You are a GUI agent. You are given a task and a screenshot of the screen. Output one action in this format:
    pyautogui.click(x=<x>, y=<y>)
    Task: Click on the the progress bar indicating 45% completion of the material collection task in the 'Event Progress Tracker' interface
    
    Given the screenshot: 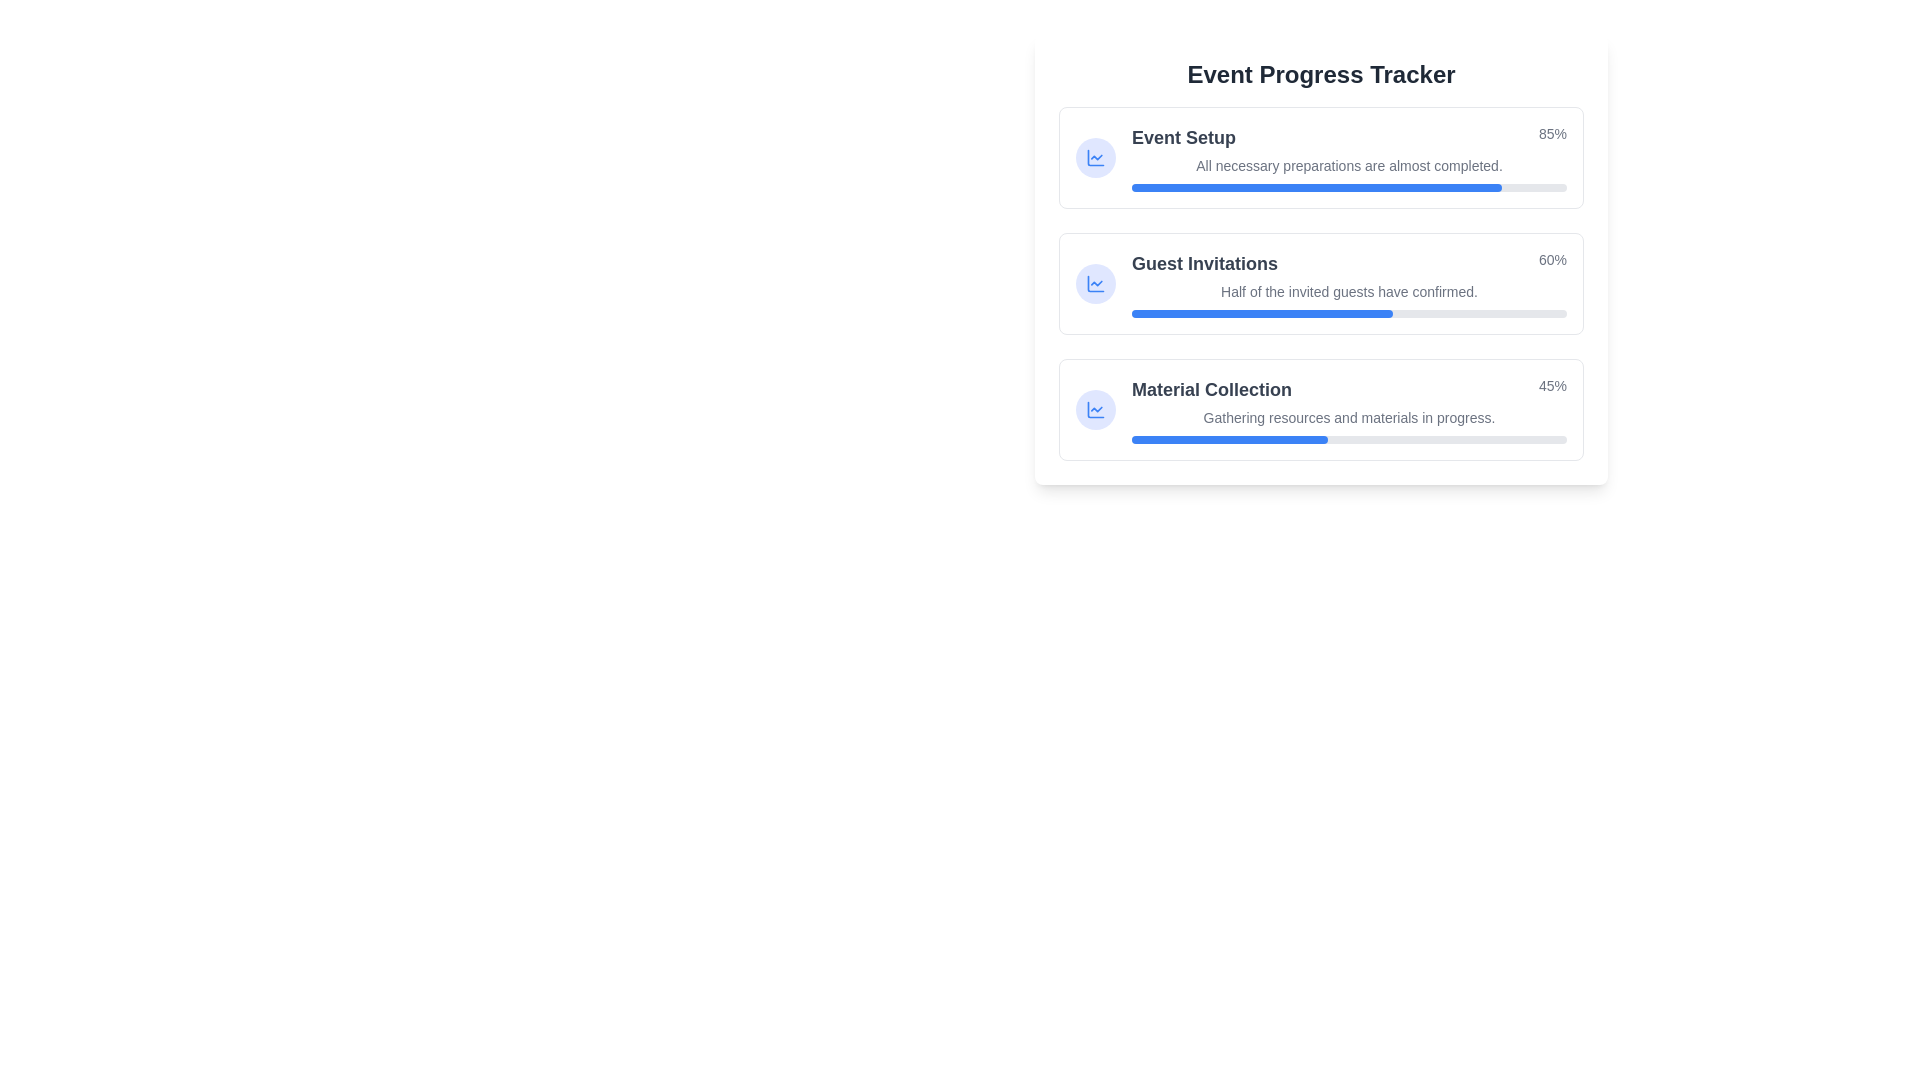 What is the action you would take?
    pyautogui.click(x=1349, y=438)
    